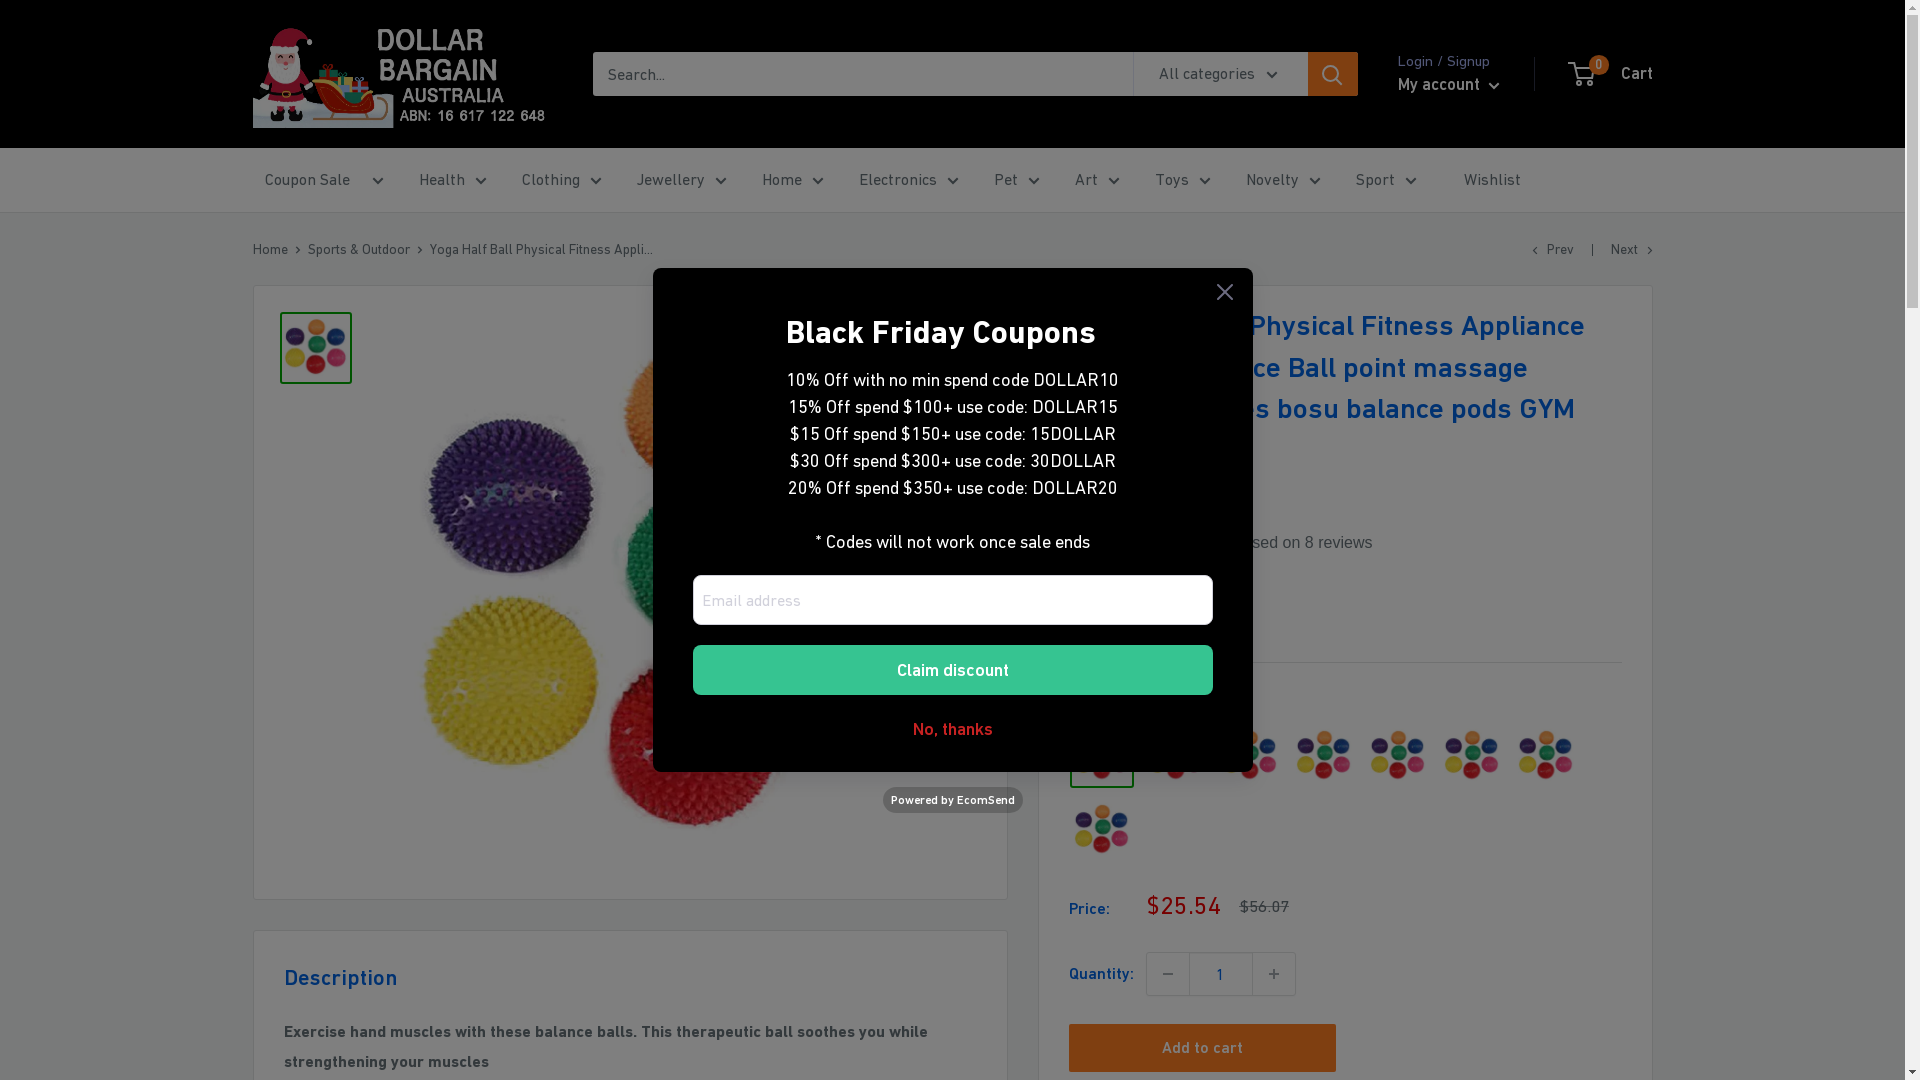 This screenshot has height=1080, width=1920. Describe the element at coordinates (268, 248) in the screenshot. I see `'Home'` at that location.